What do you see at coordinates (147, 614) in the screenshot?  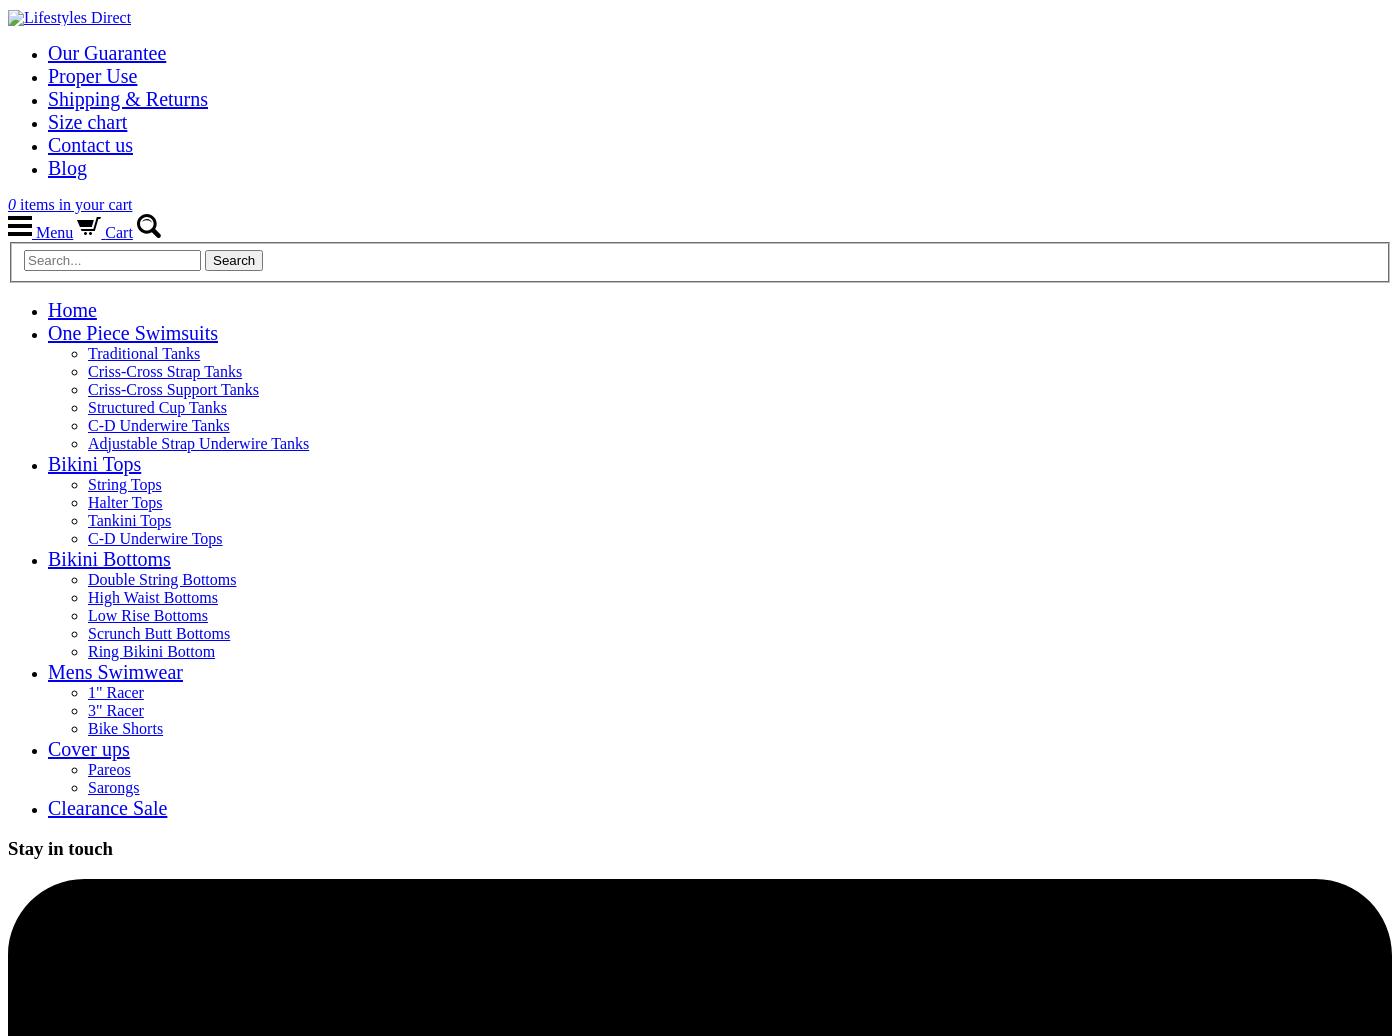 I see `'Low Rise Bottoms'` at bounding box center [147, 614].